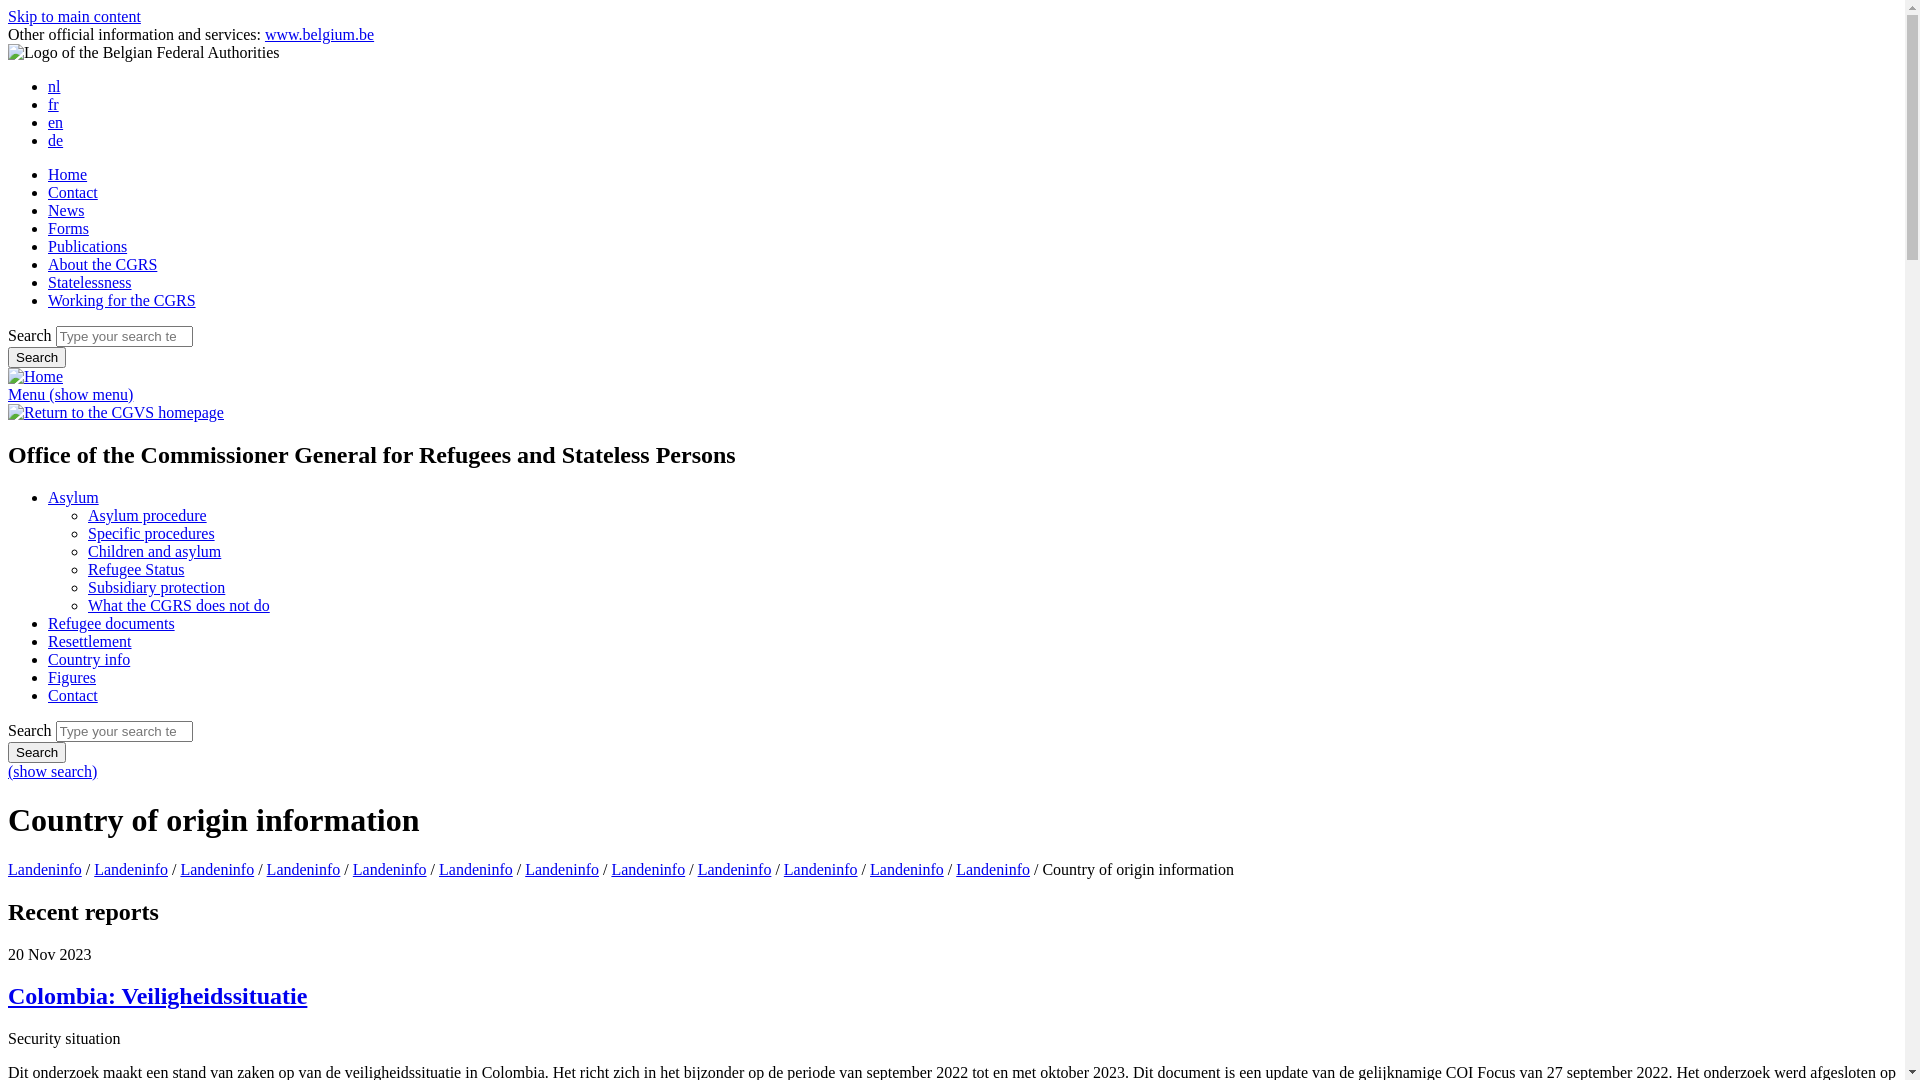 The height and width of the screenshot is (1080, 1920). Describe the element at coordinates (70, 394) in the screenshot. I see `'Menu (show menu)'` at that location.